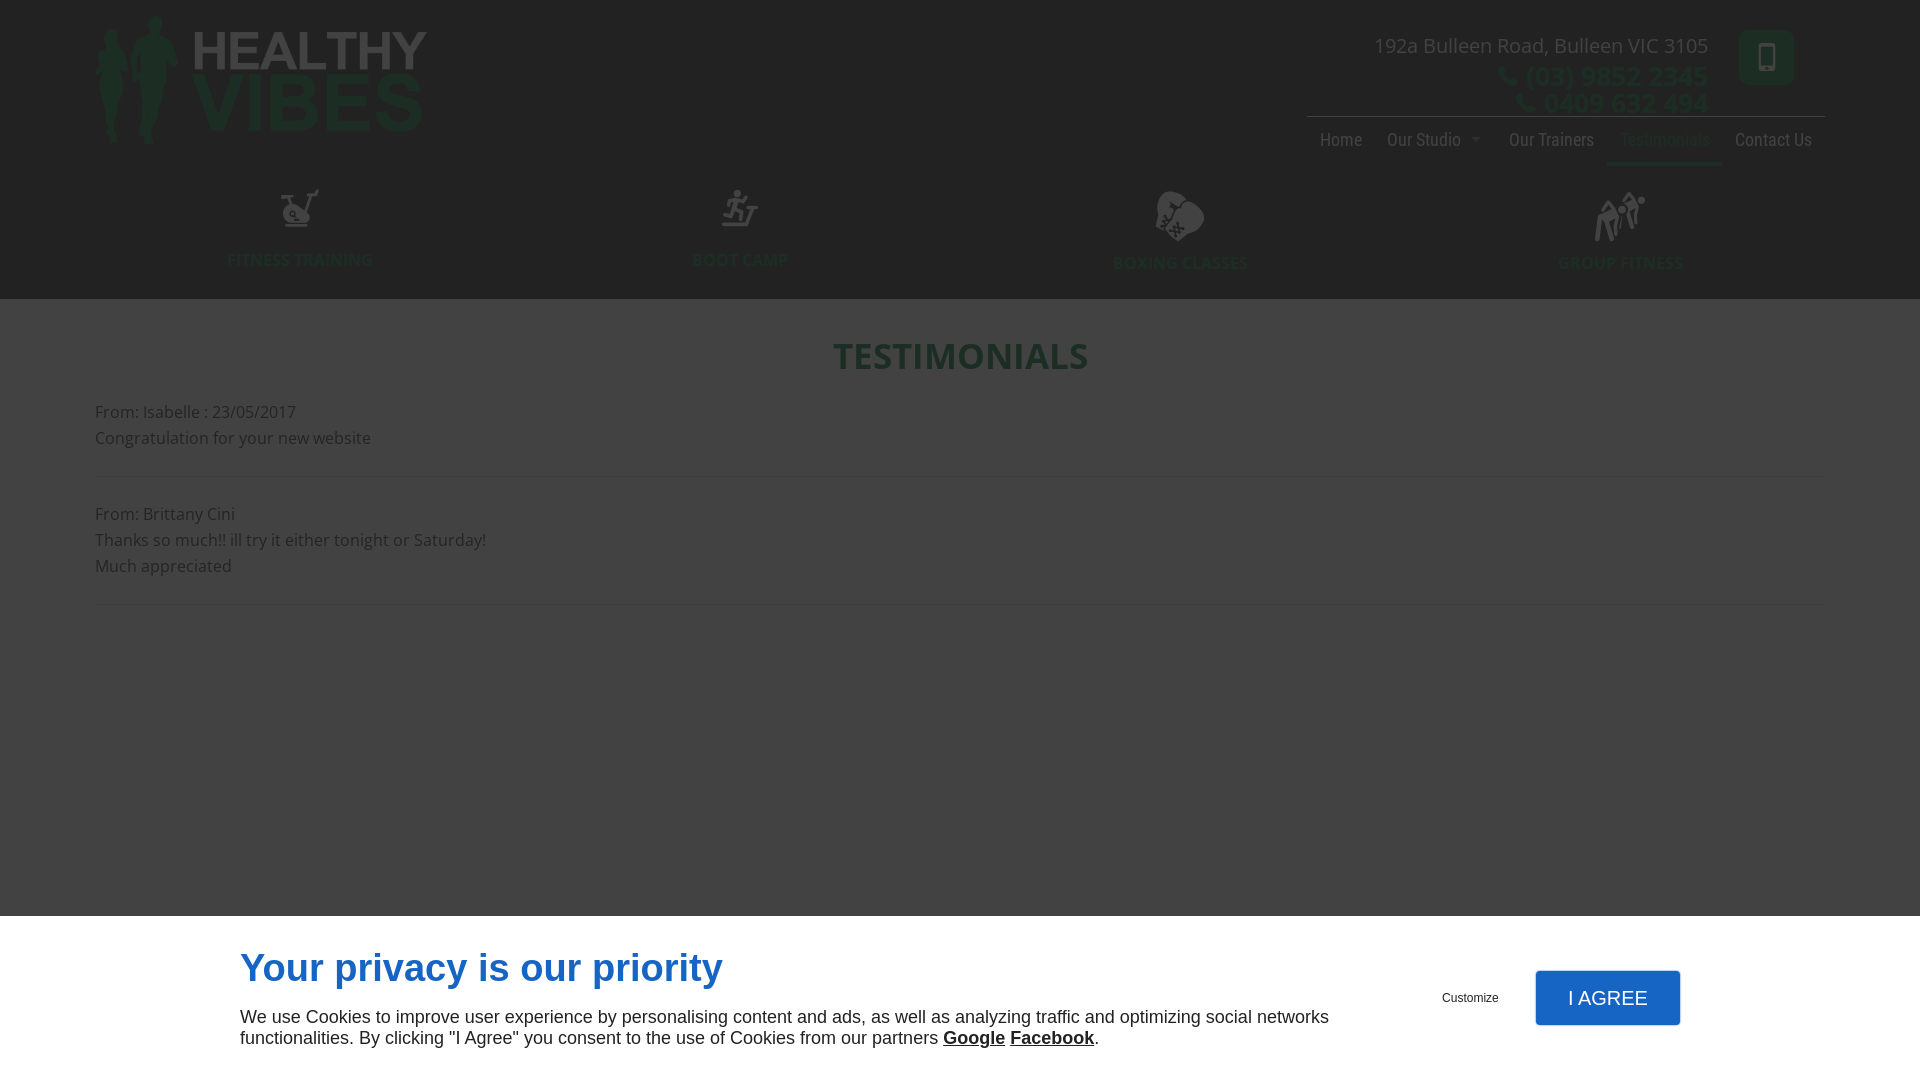 Image resolution: width=1920 pixels, height=1080 pixels. I want to click on 'linkeo', so click(121, 1039).